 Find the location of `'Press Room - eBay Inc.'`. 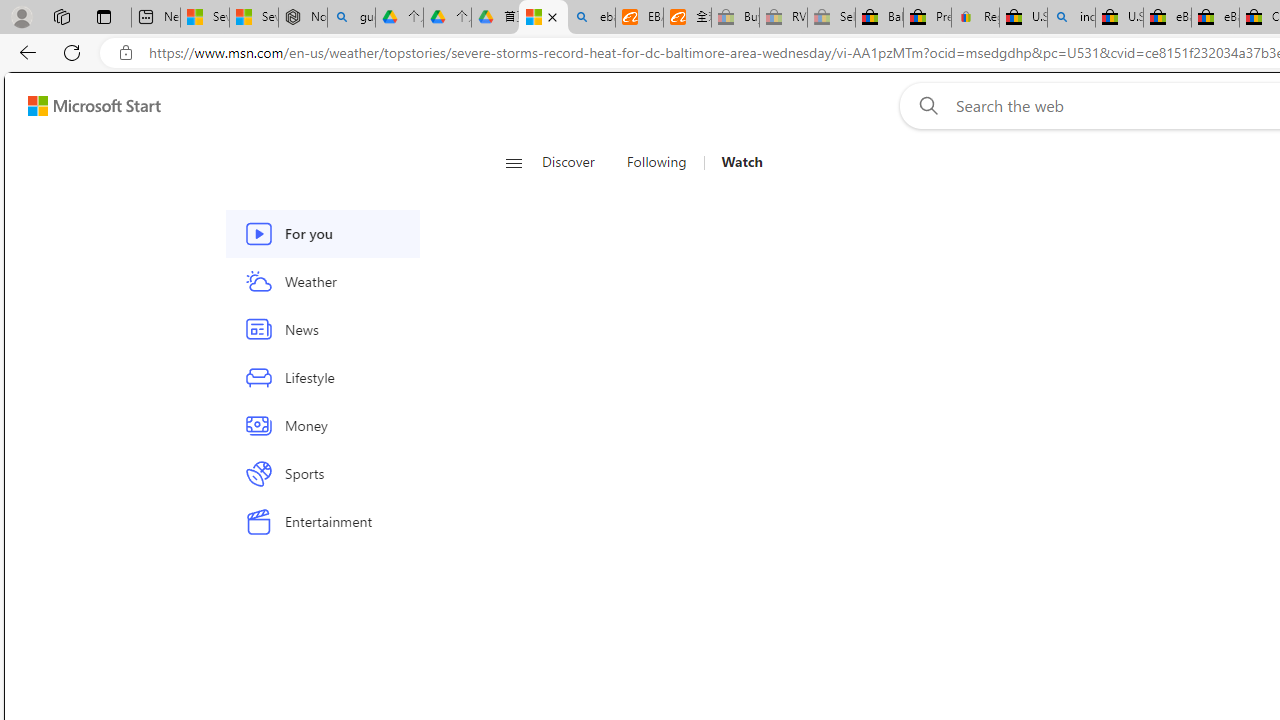

'Press Room - eBay Inc.' is located at coordinates (926, 17).